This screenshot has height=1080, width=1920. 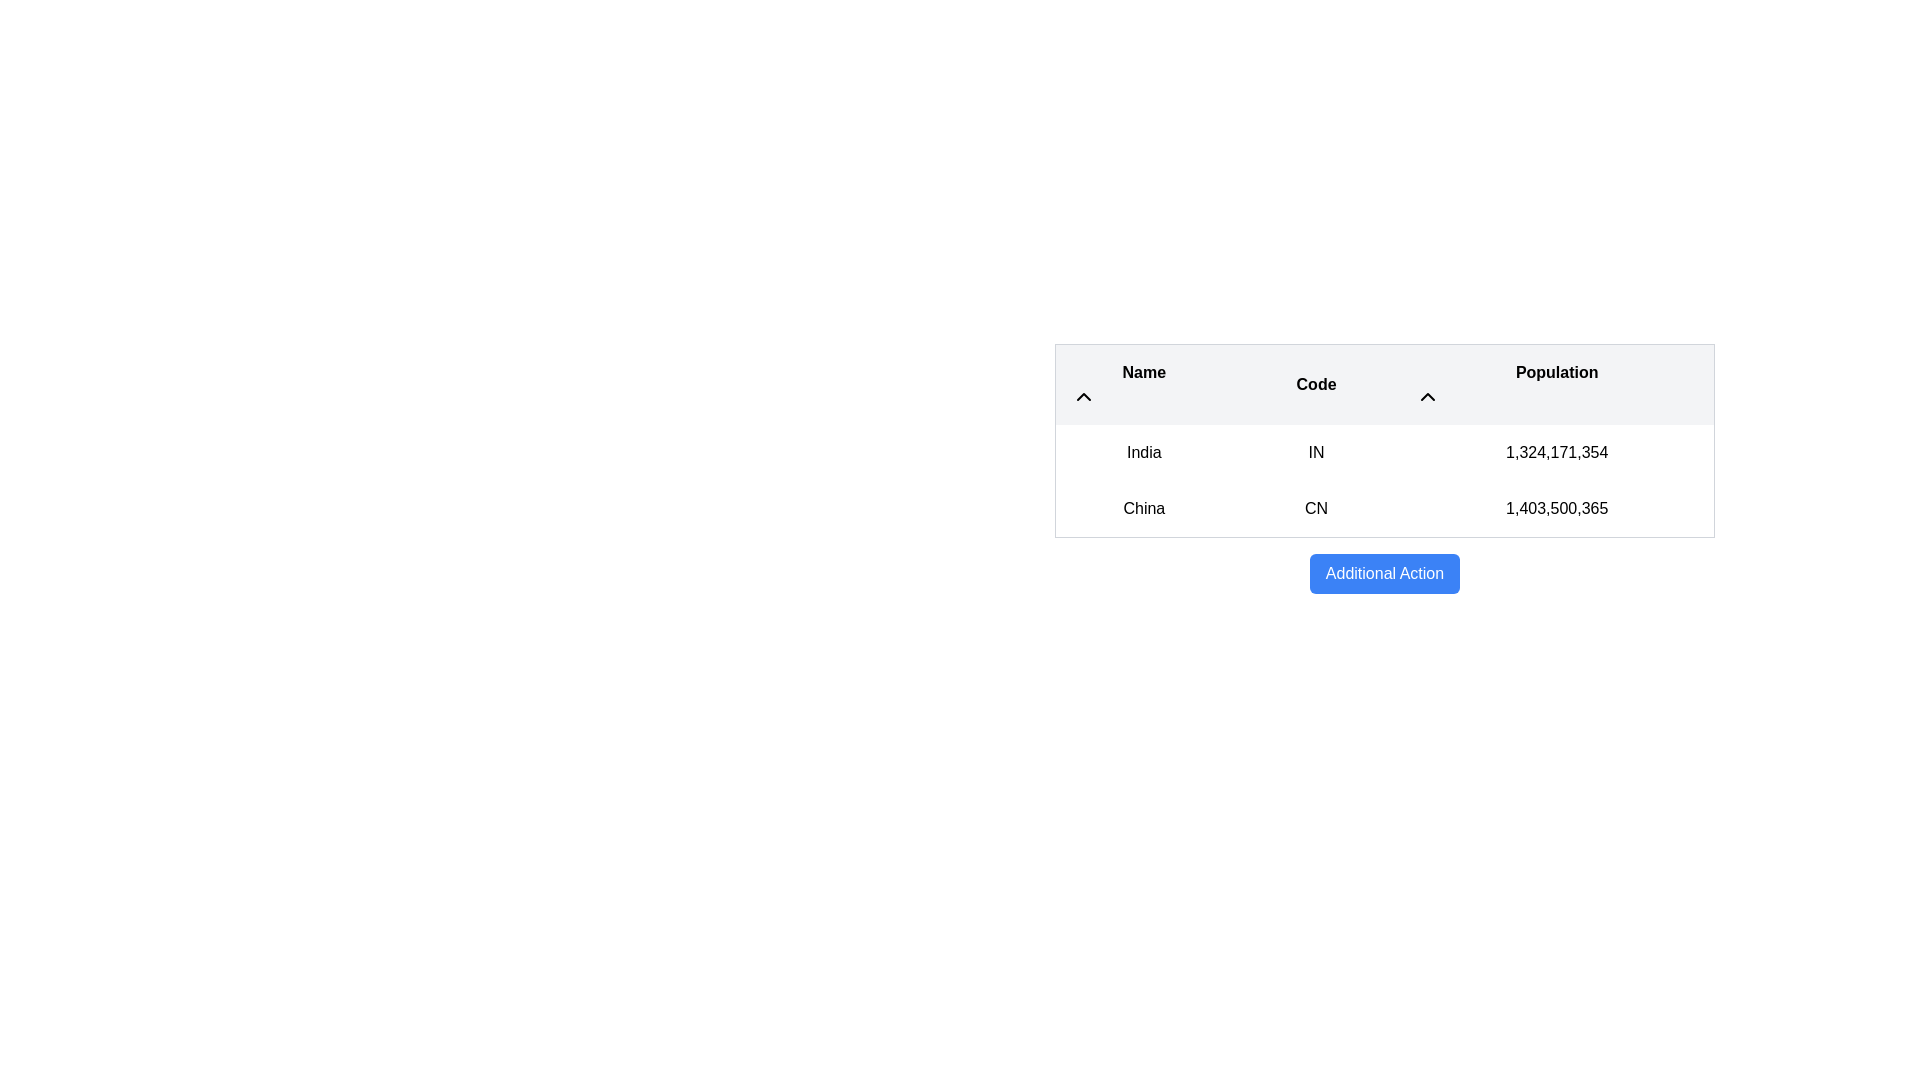 What do you see at coordinates (1144, 452) in the screenshot?
I see `the static text label displaying 'India' under the 'Name' column in the first row of the table` at bounding box center [1144, 452].